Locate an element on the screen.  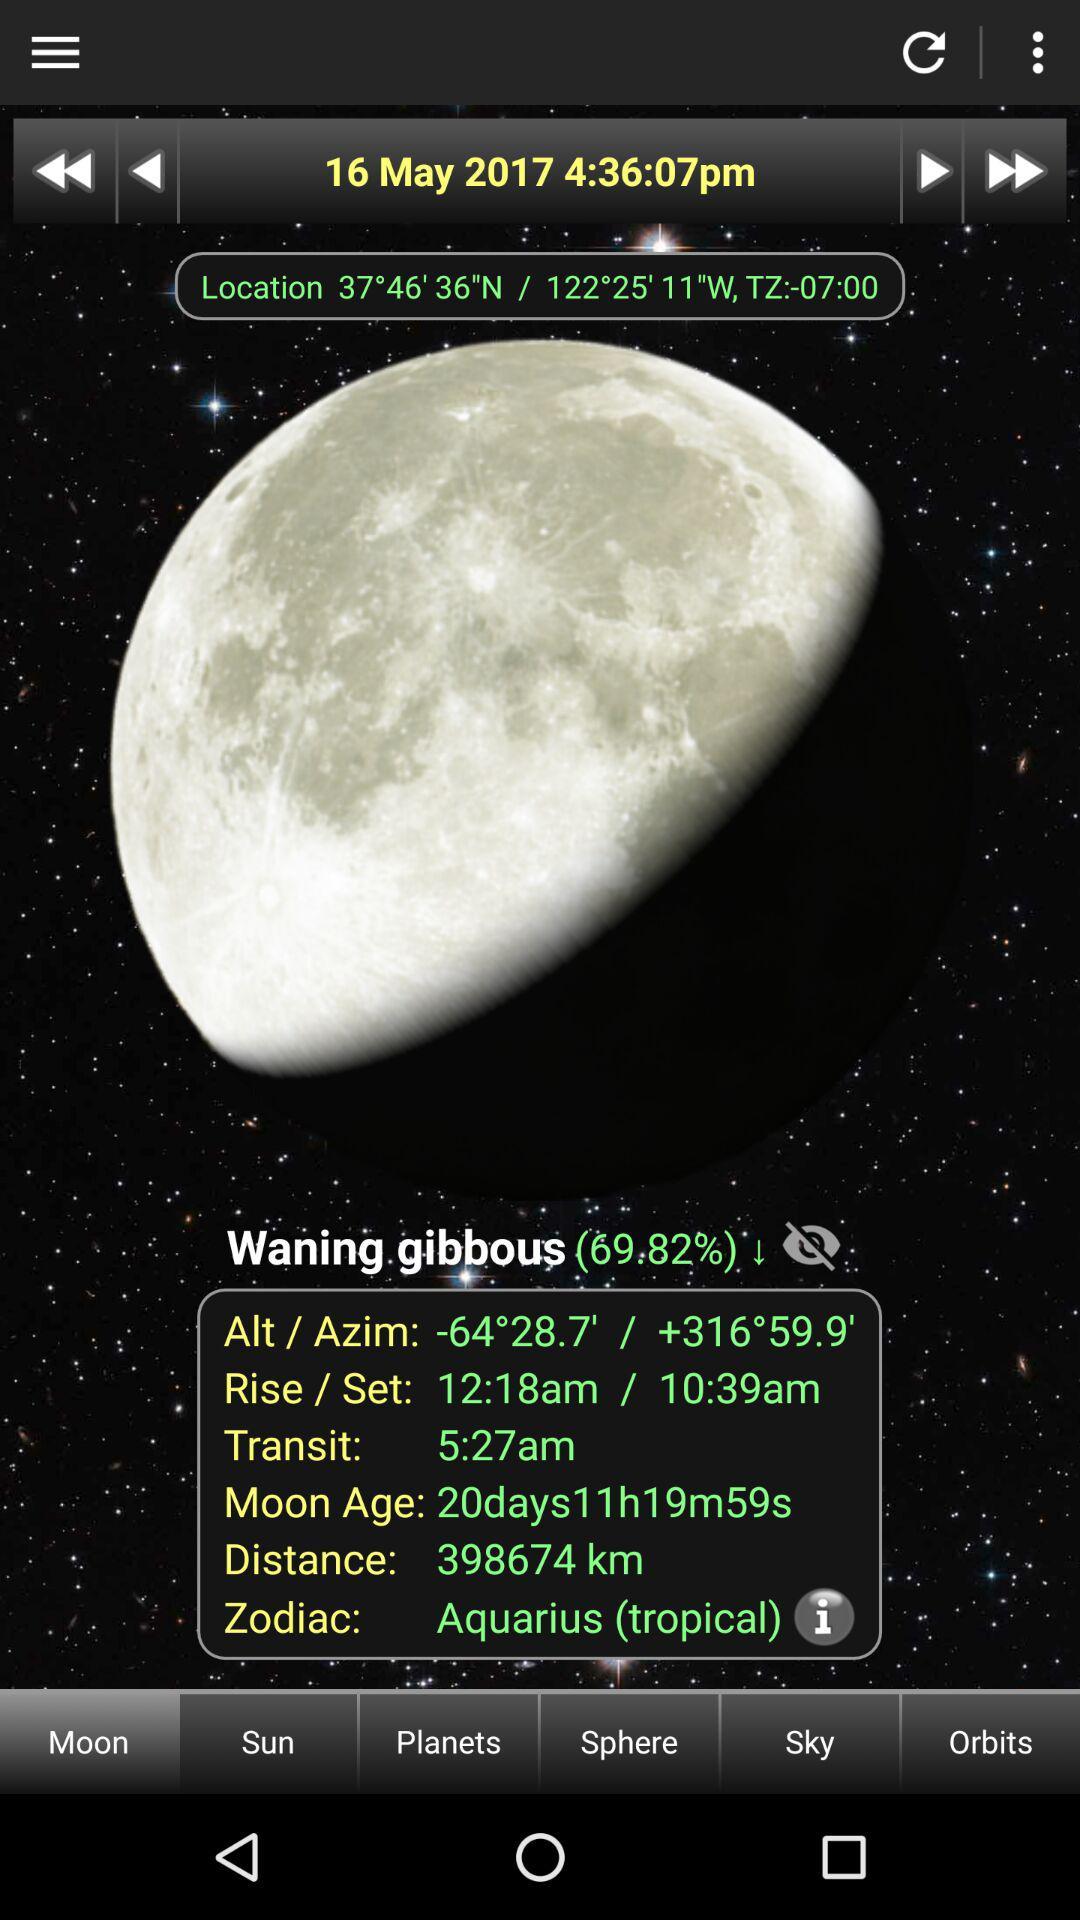
next image is located at coordinates (932, 171).